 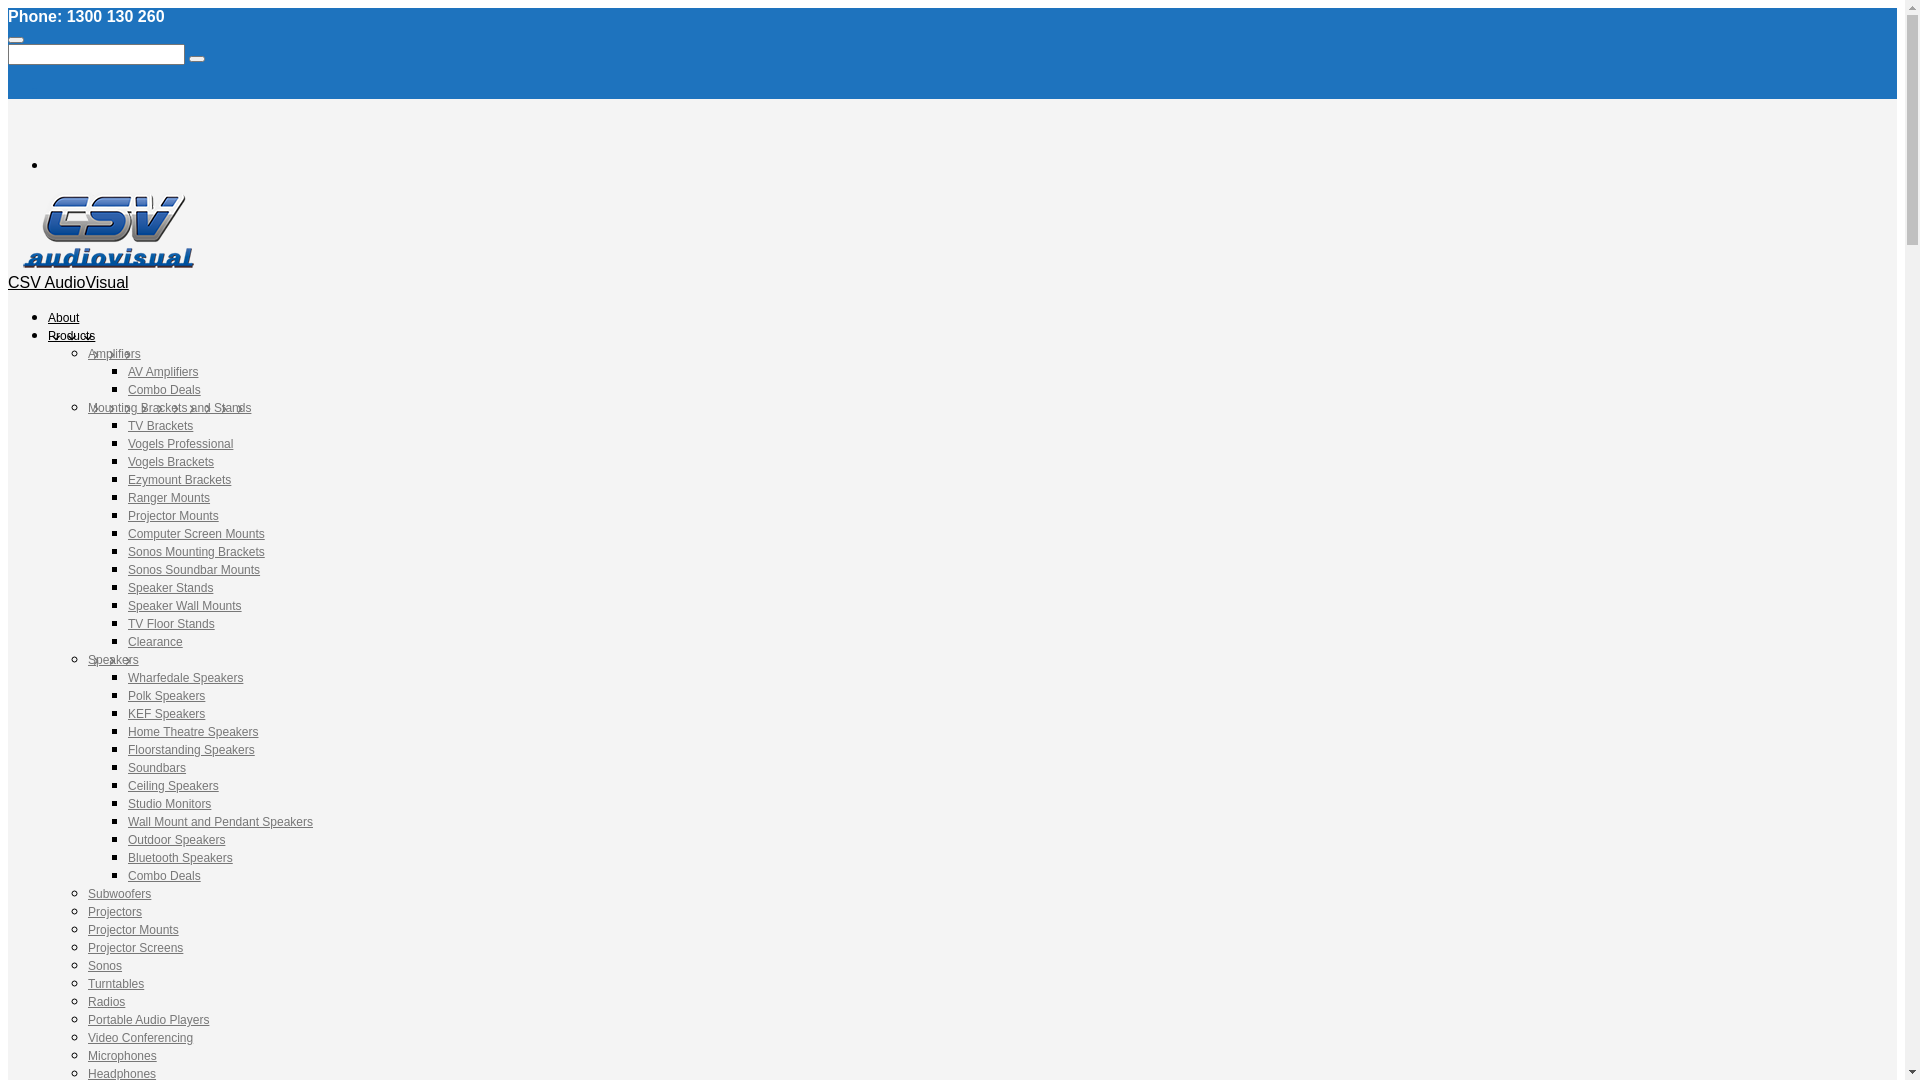 I want to click on 'Sonos Mounting Brackets', so click(x=196, y=551).